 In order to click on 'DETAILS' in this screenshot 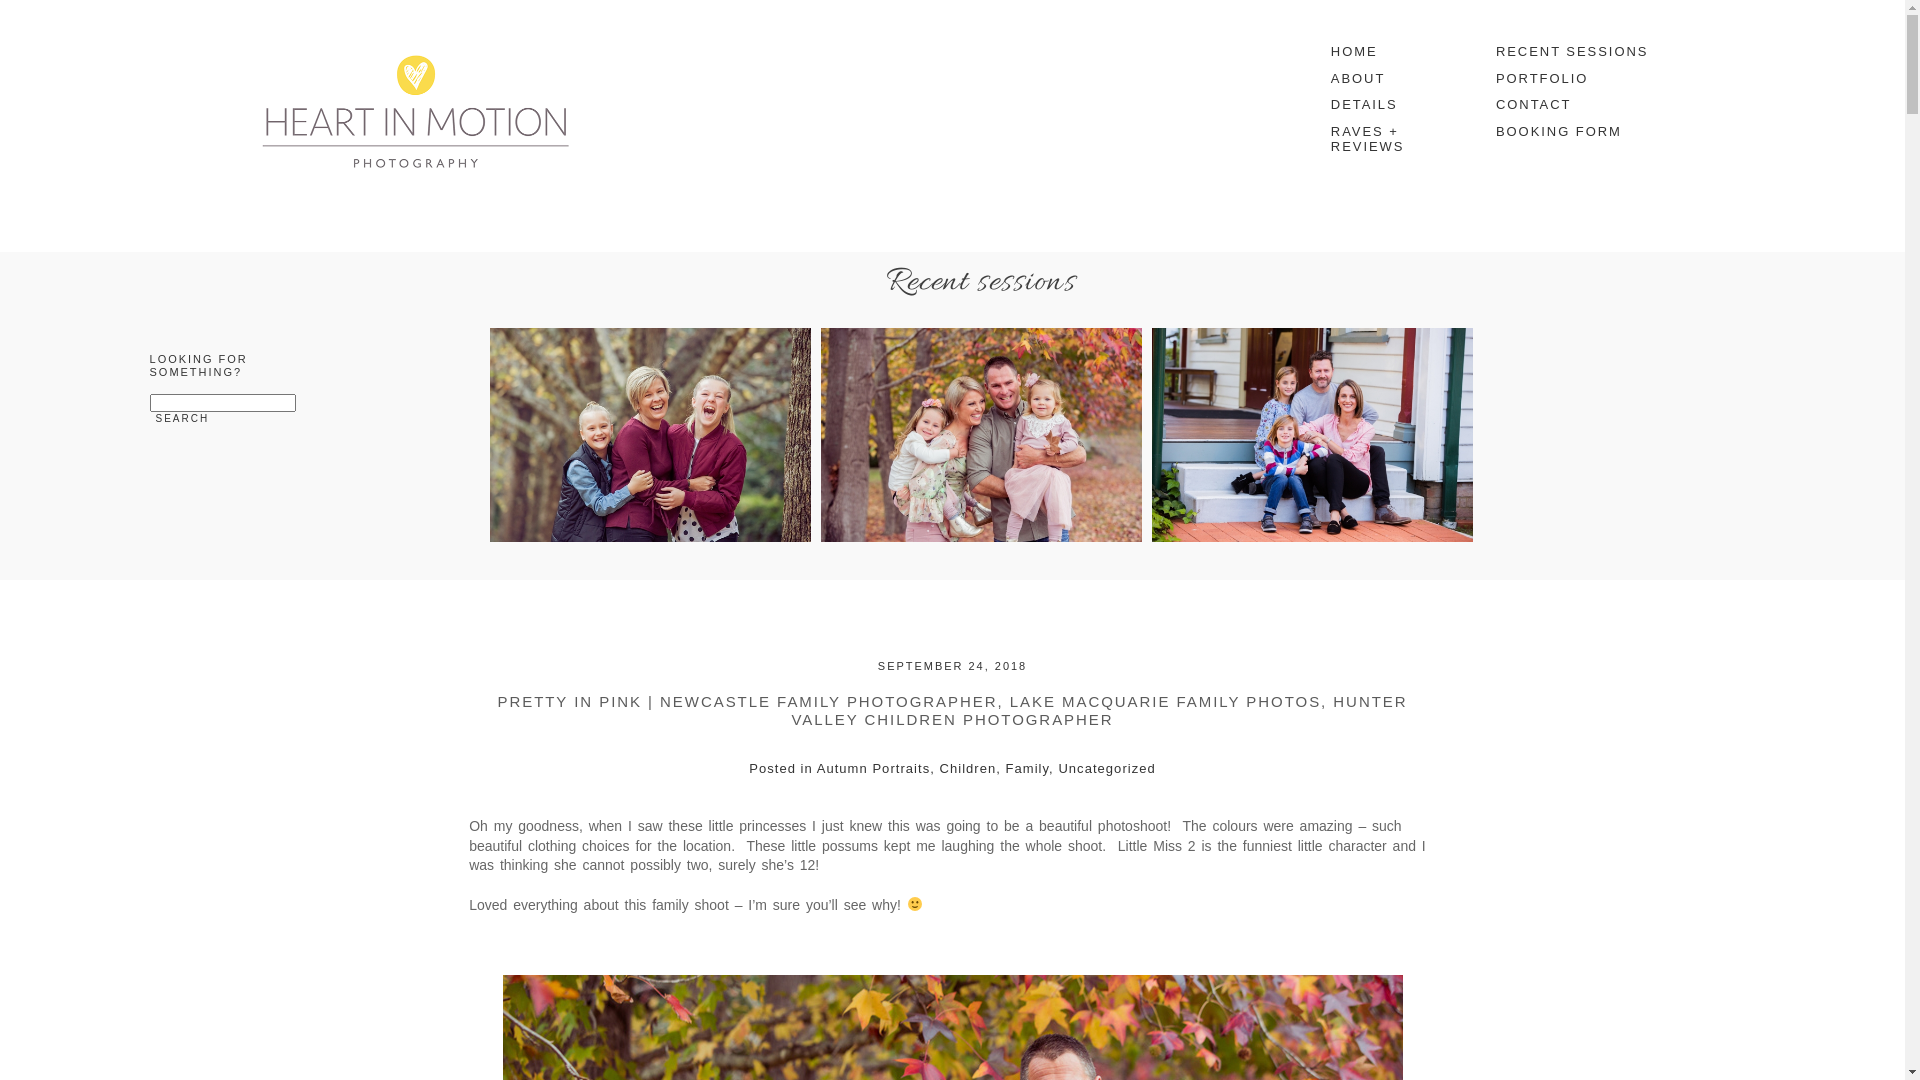, I will do `click(1390, 105)`.